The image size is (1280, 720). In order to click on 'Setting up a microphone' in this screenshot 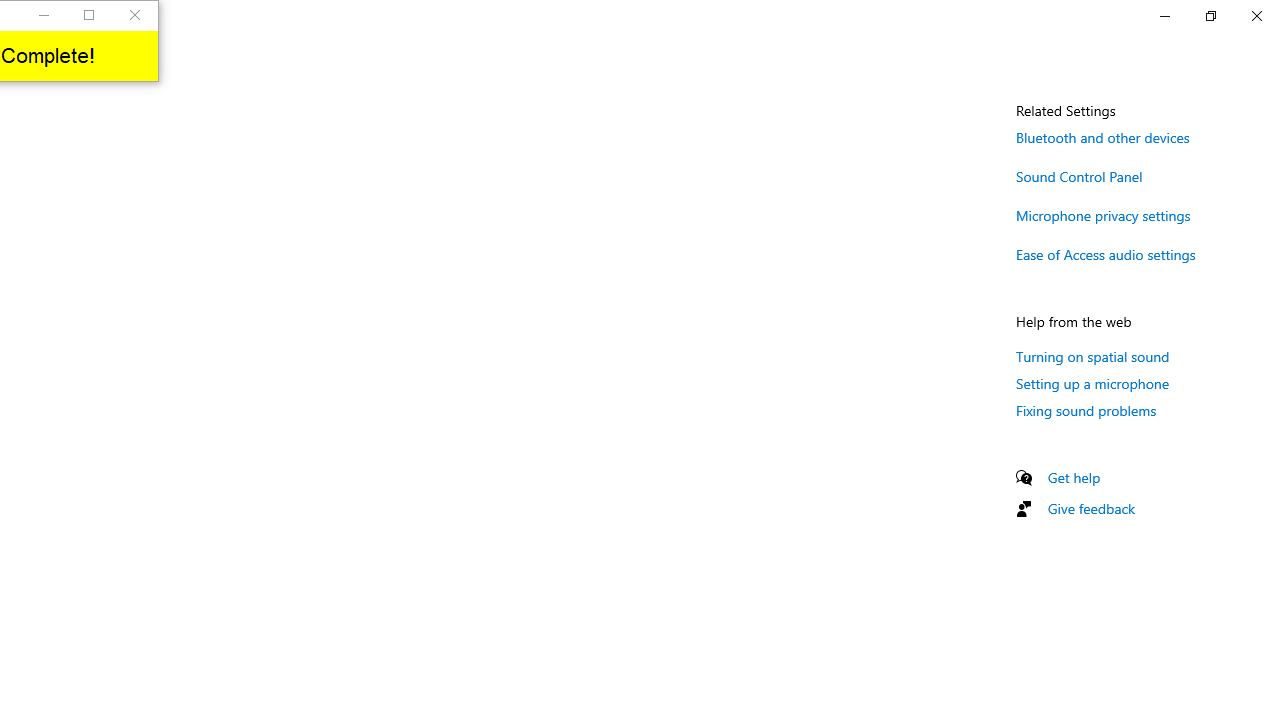, I will do `click(1092, 383)`.